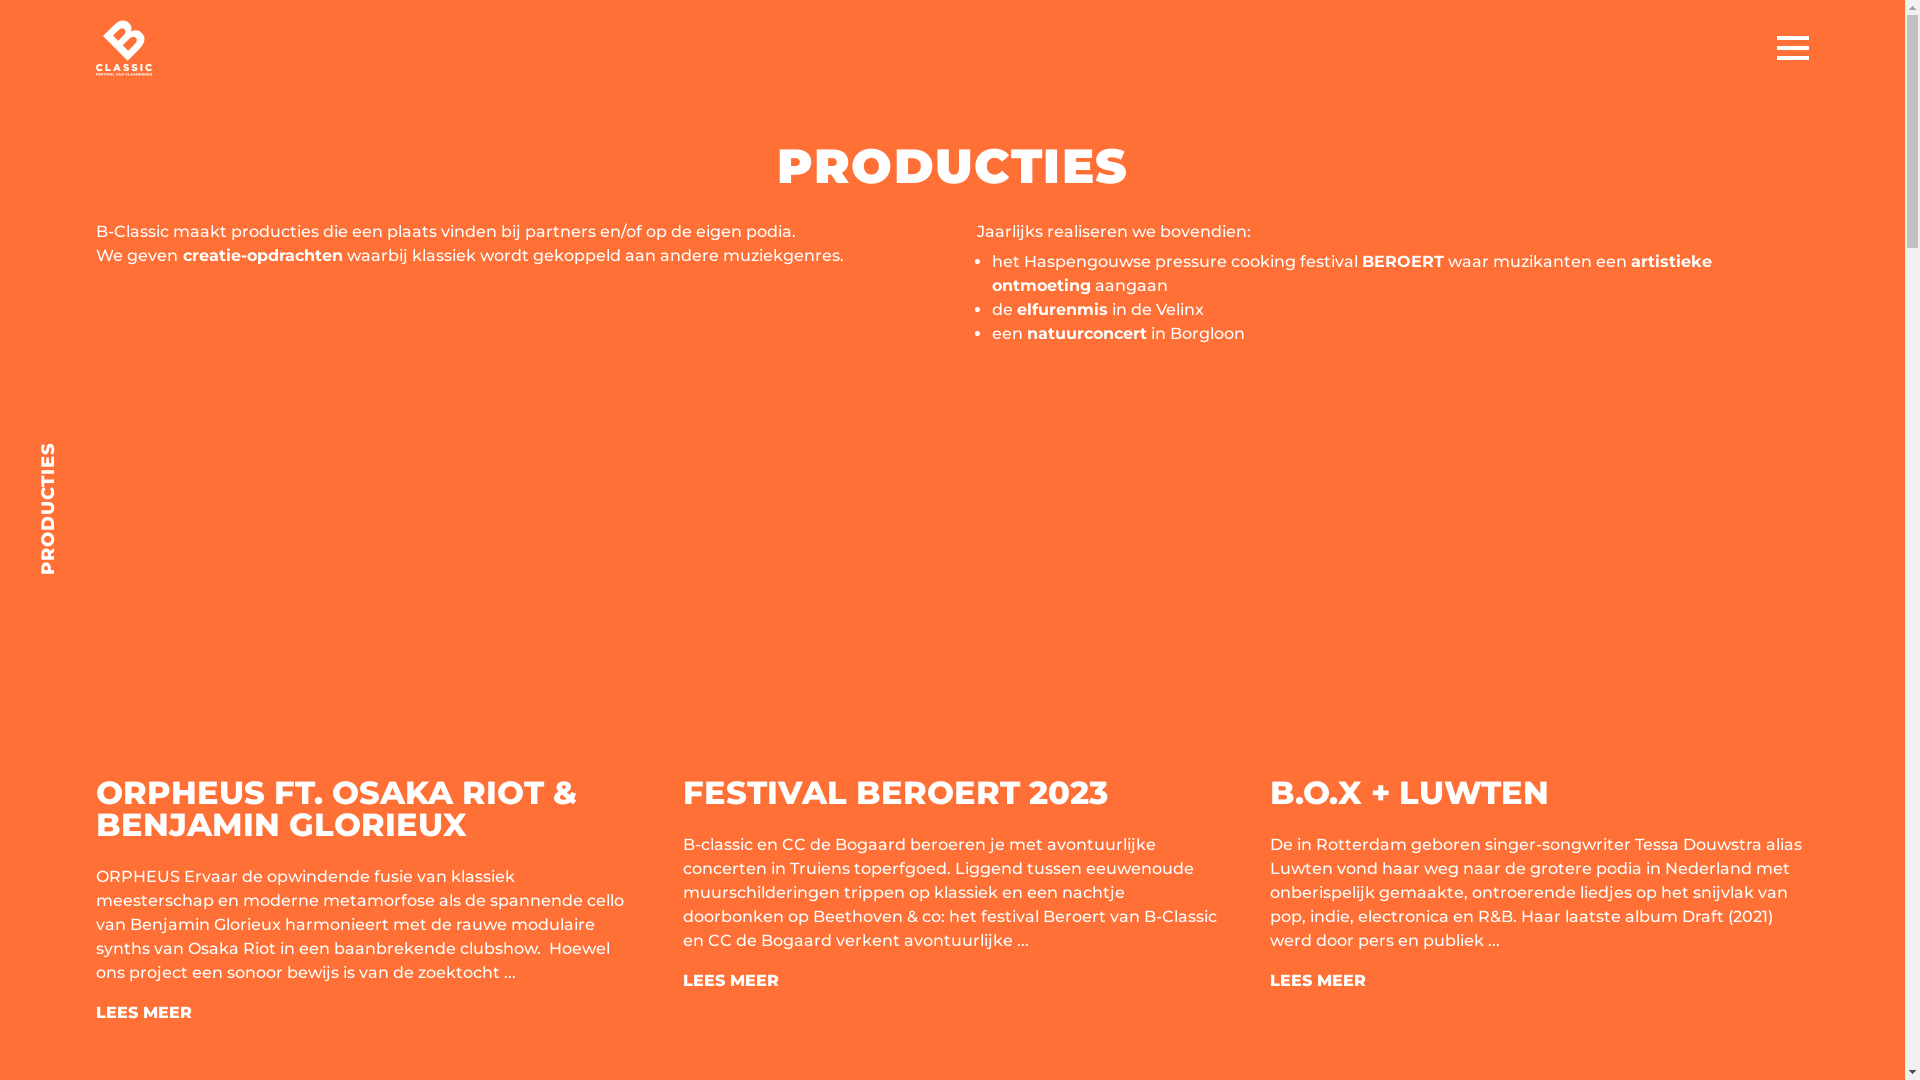 The width and height of the screenshot is (1920, 1080). Describe the element at coordinates (336, 807) in the screenshot. I see `'ORPHEUS FT. OSAKA RIOT & BENJAMIN GLORIEUX'` at that location.